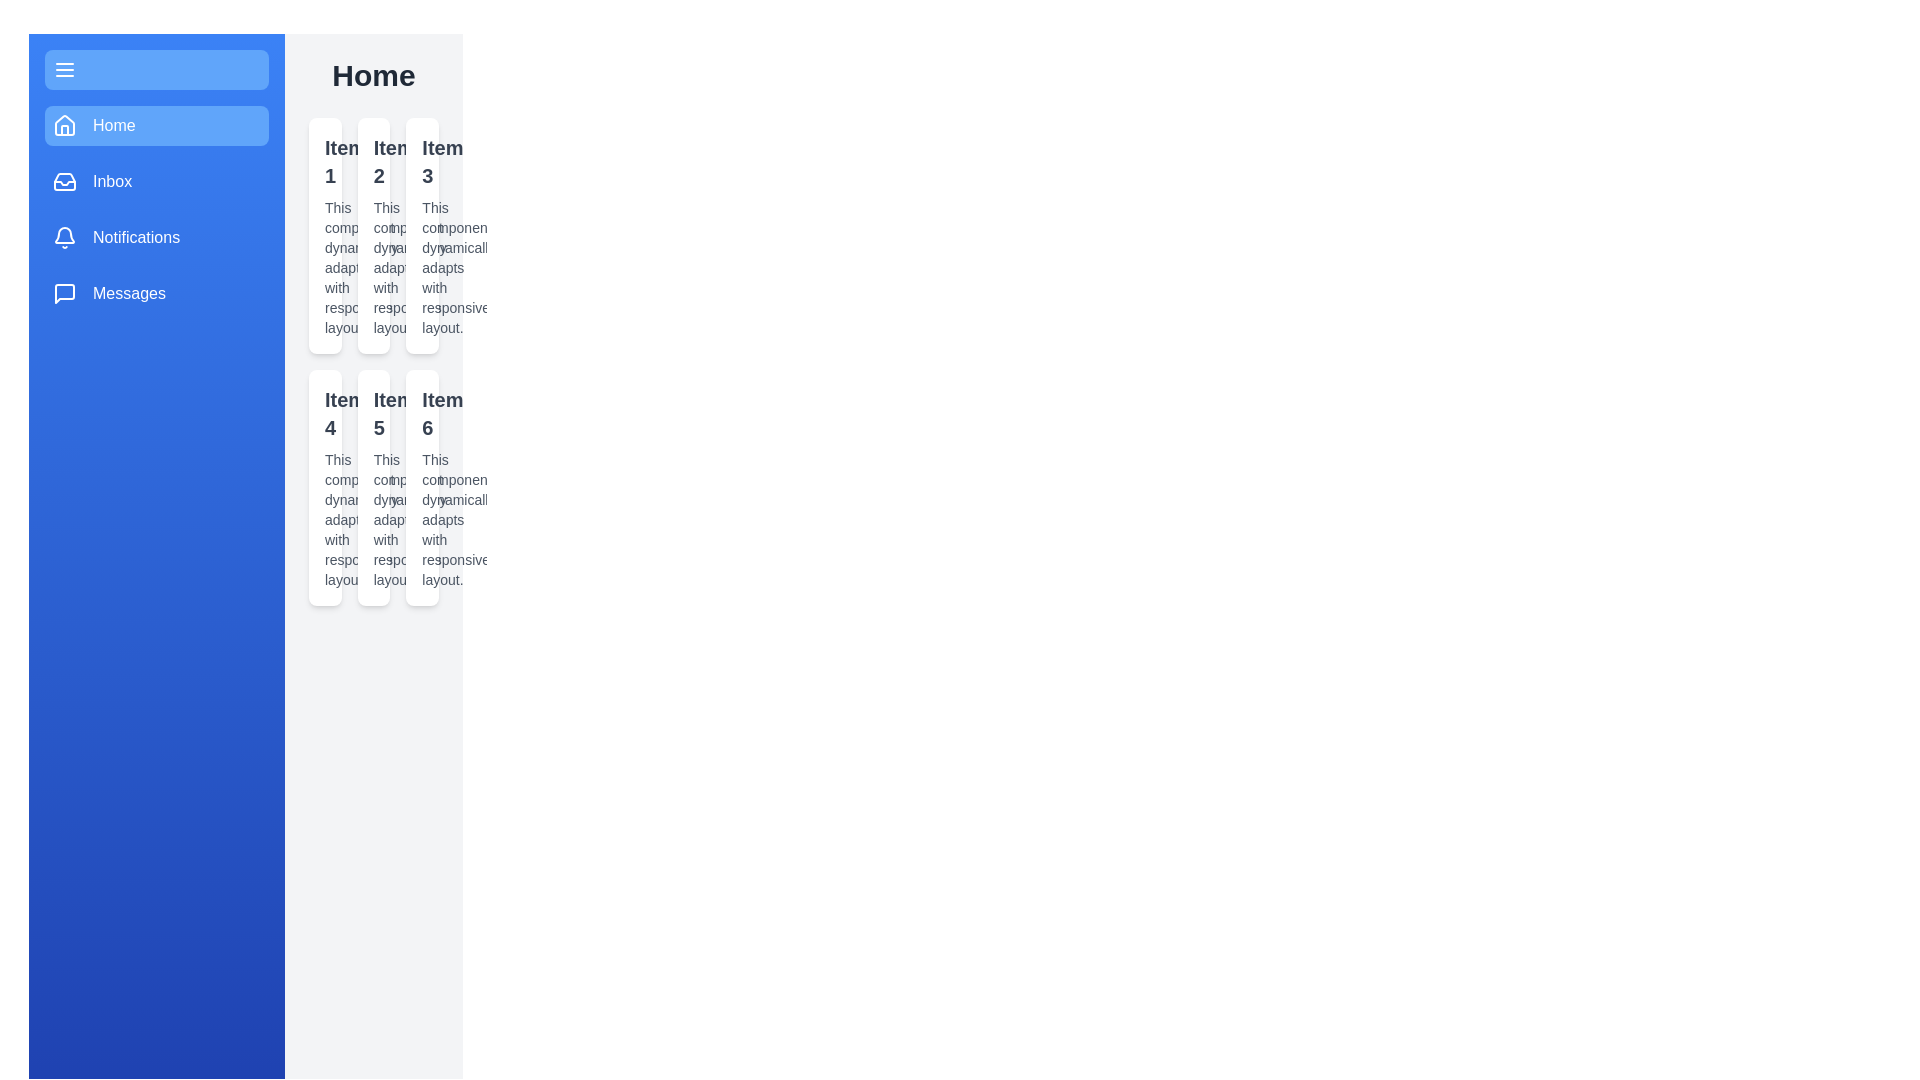 The image size is (1920, 1080). What do you see at coordinates (325, 234) in the screenshot?
I see `the card that serves as a visual grouping of title and description information, located at the top-left corner of the grid layout` at bounding box center [325, 234].